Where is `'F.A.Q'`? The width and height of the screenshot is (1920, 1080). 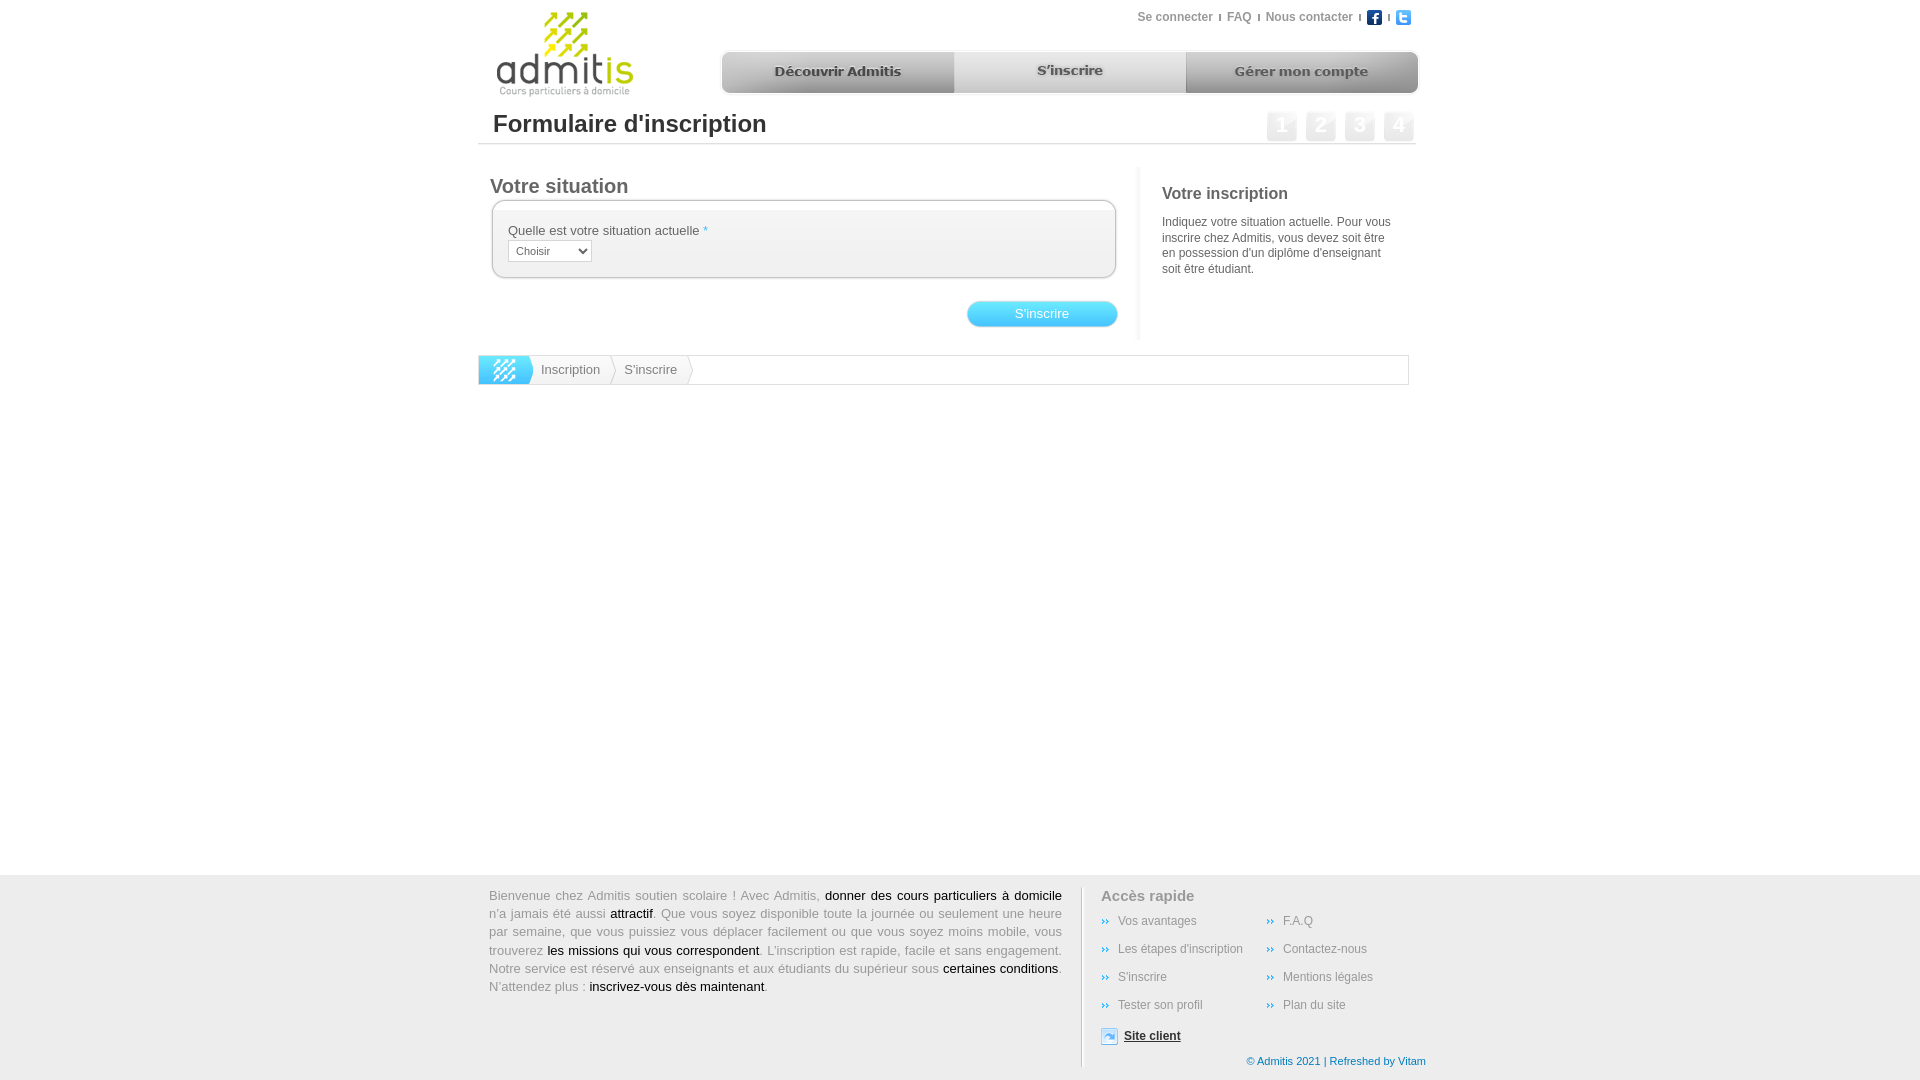
'F.A.Q' is located at coordinates (1348, 921).